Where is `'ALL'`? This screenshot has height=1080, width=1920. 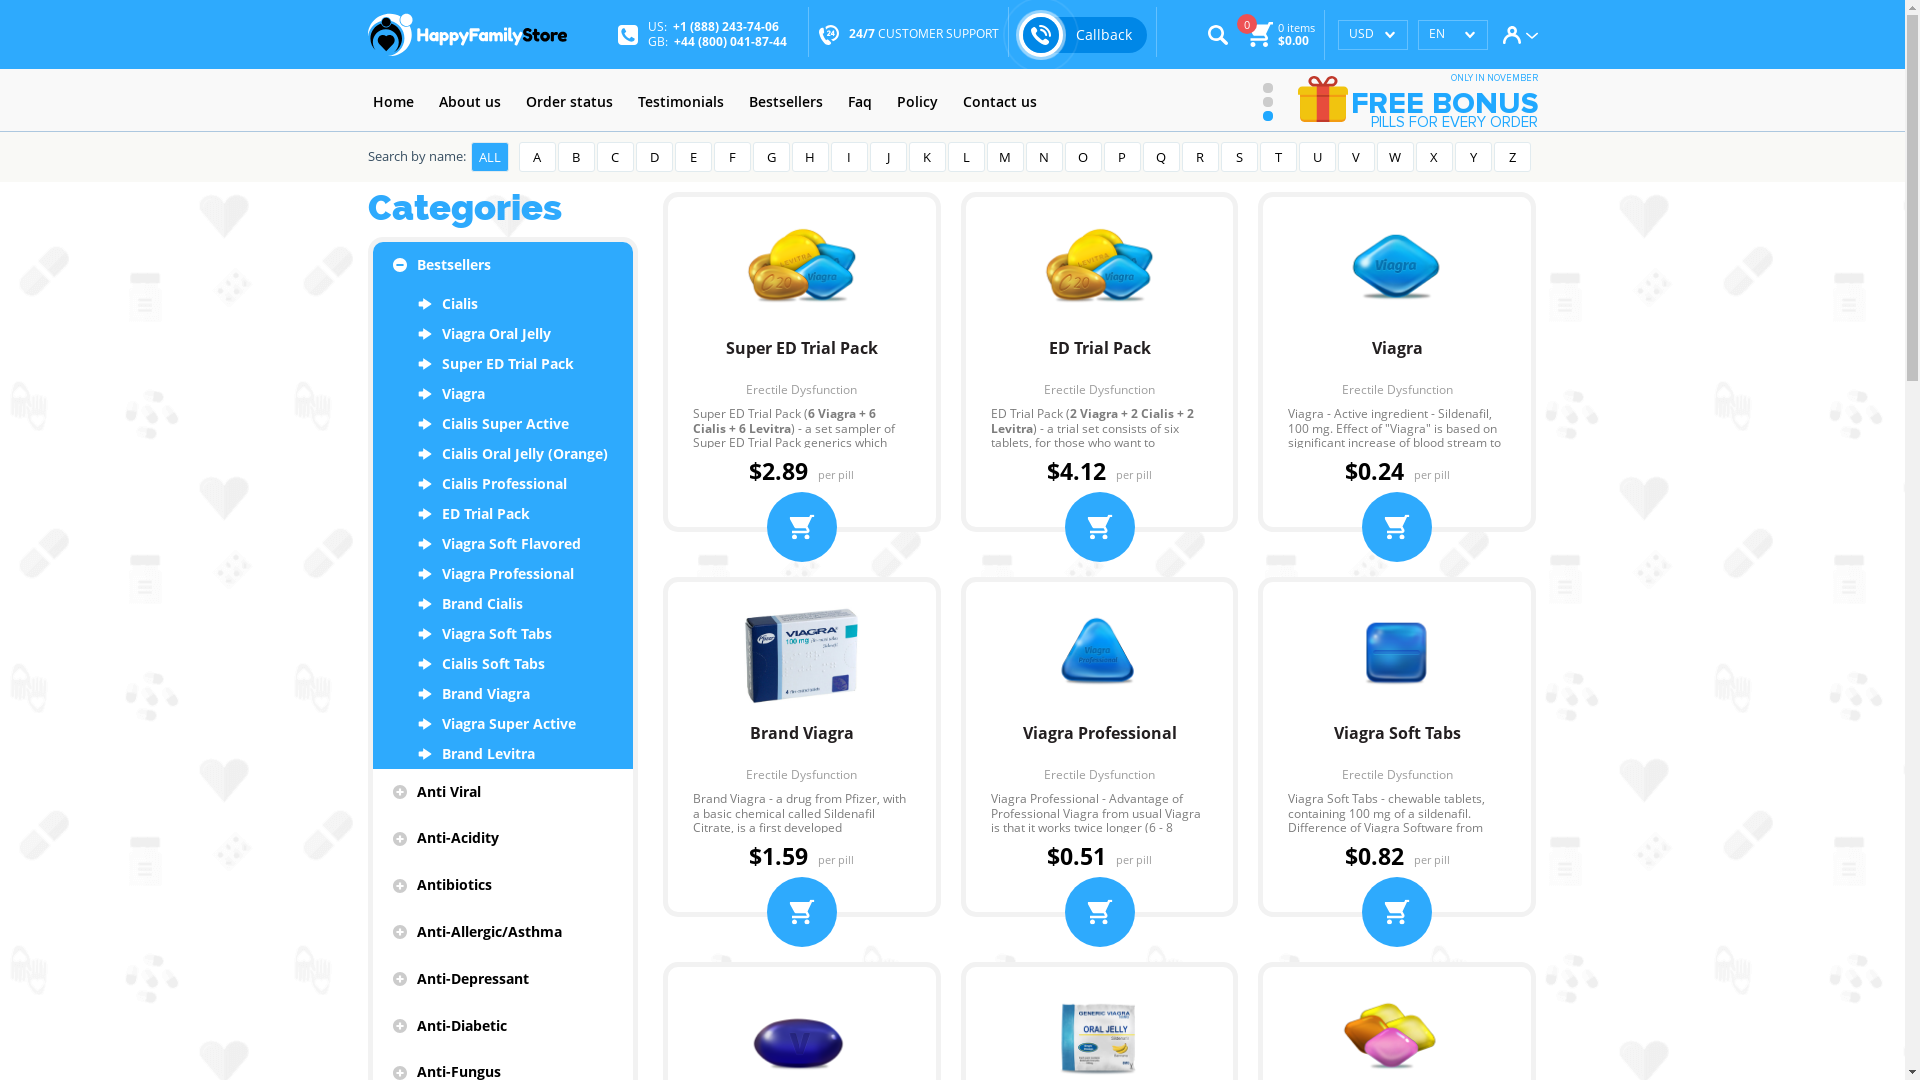 'ALL' is located at coordinates (489, 156).